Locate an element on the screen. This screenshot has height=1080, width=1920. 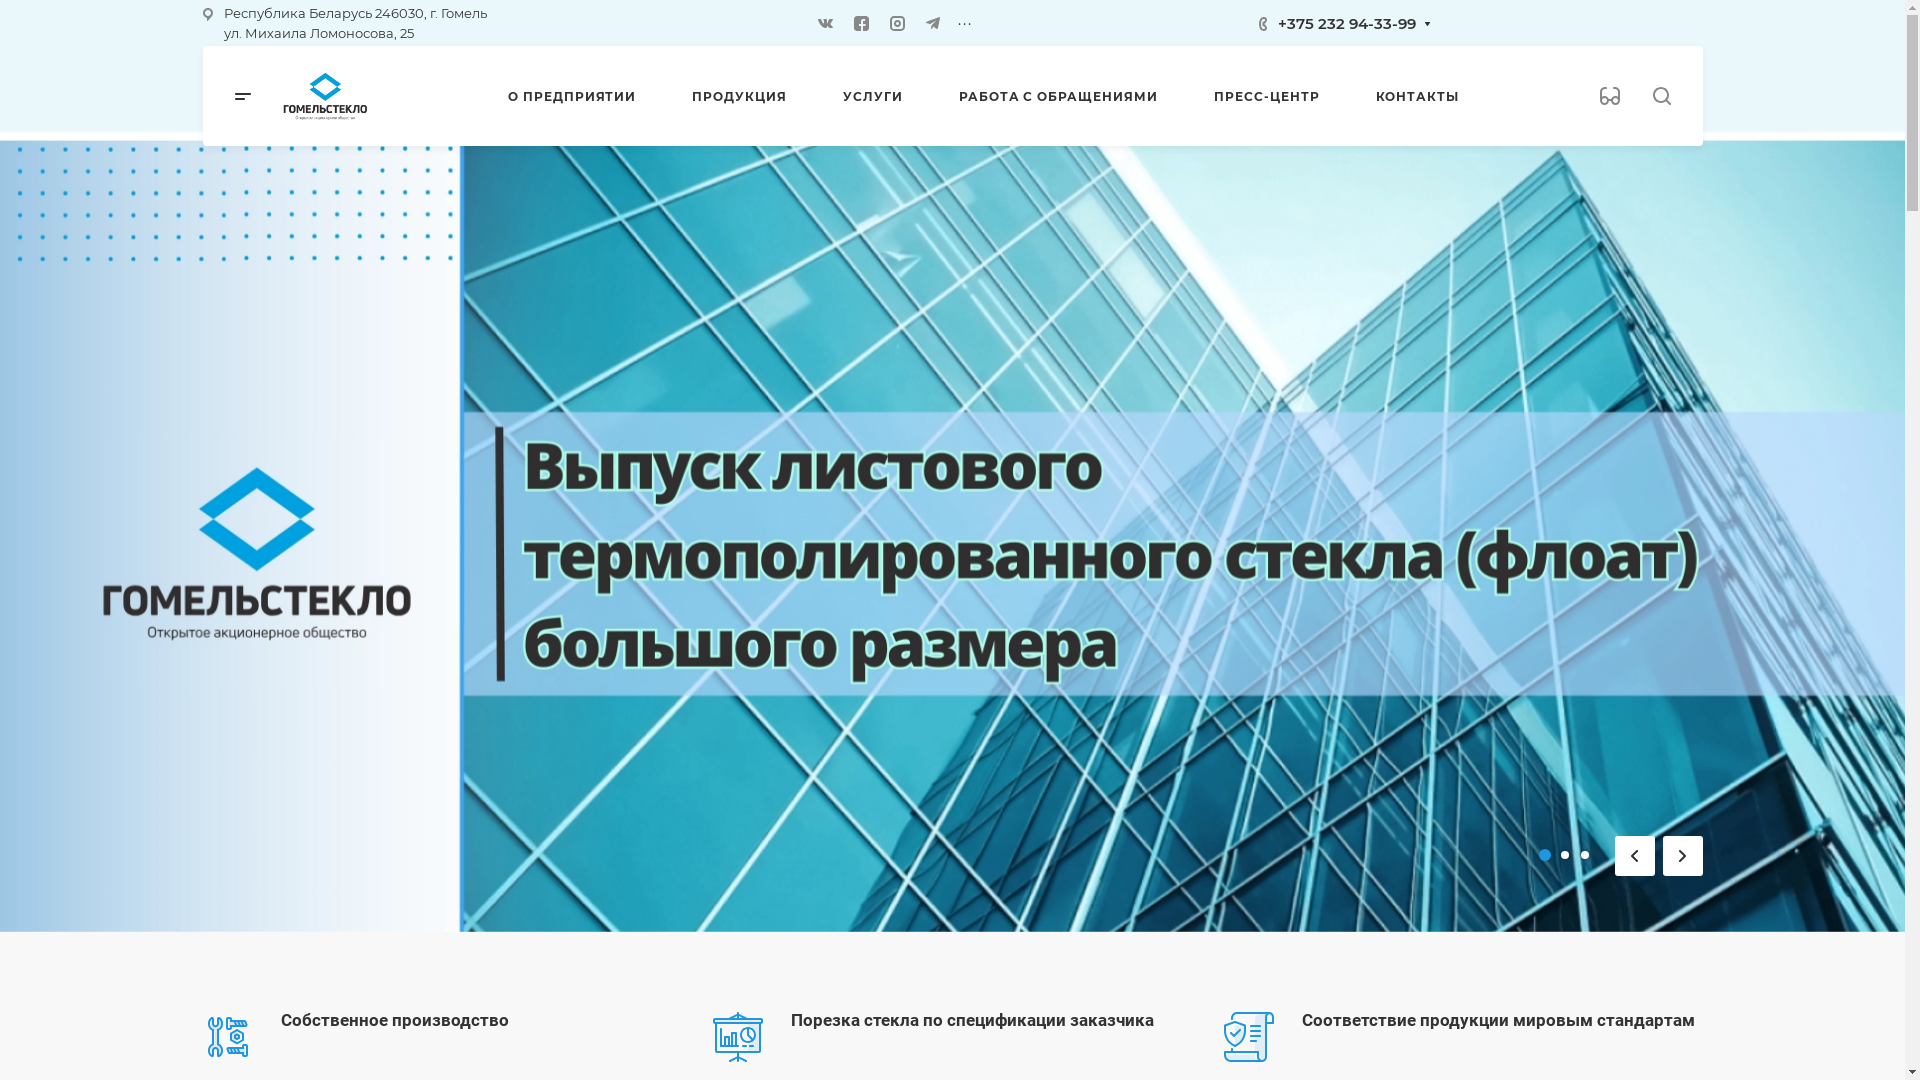
'Facebook' is located at coordinates (860, 23).